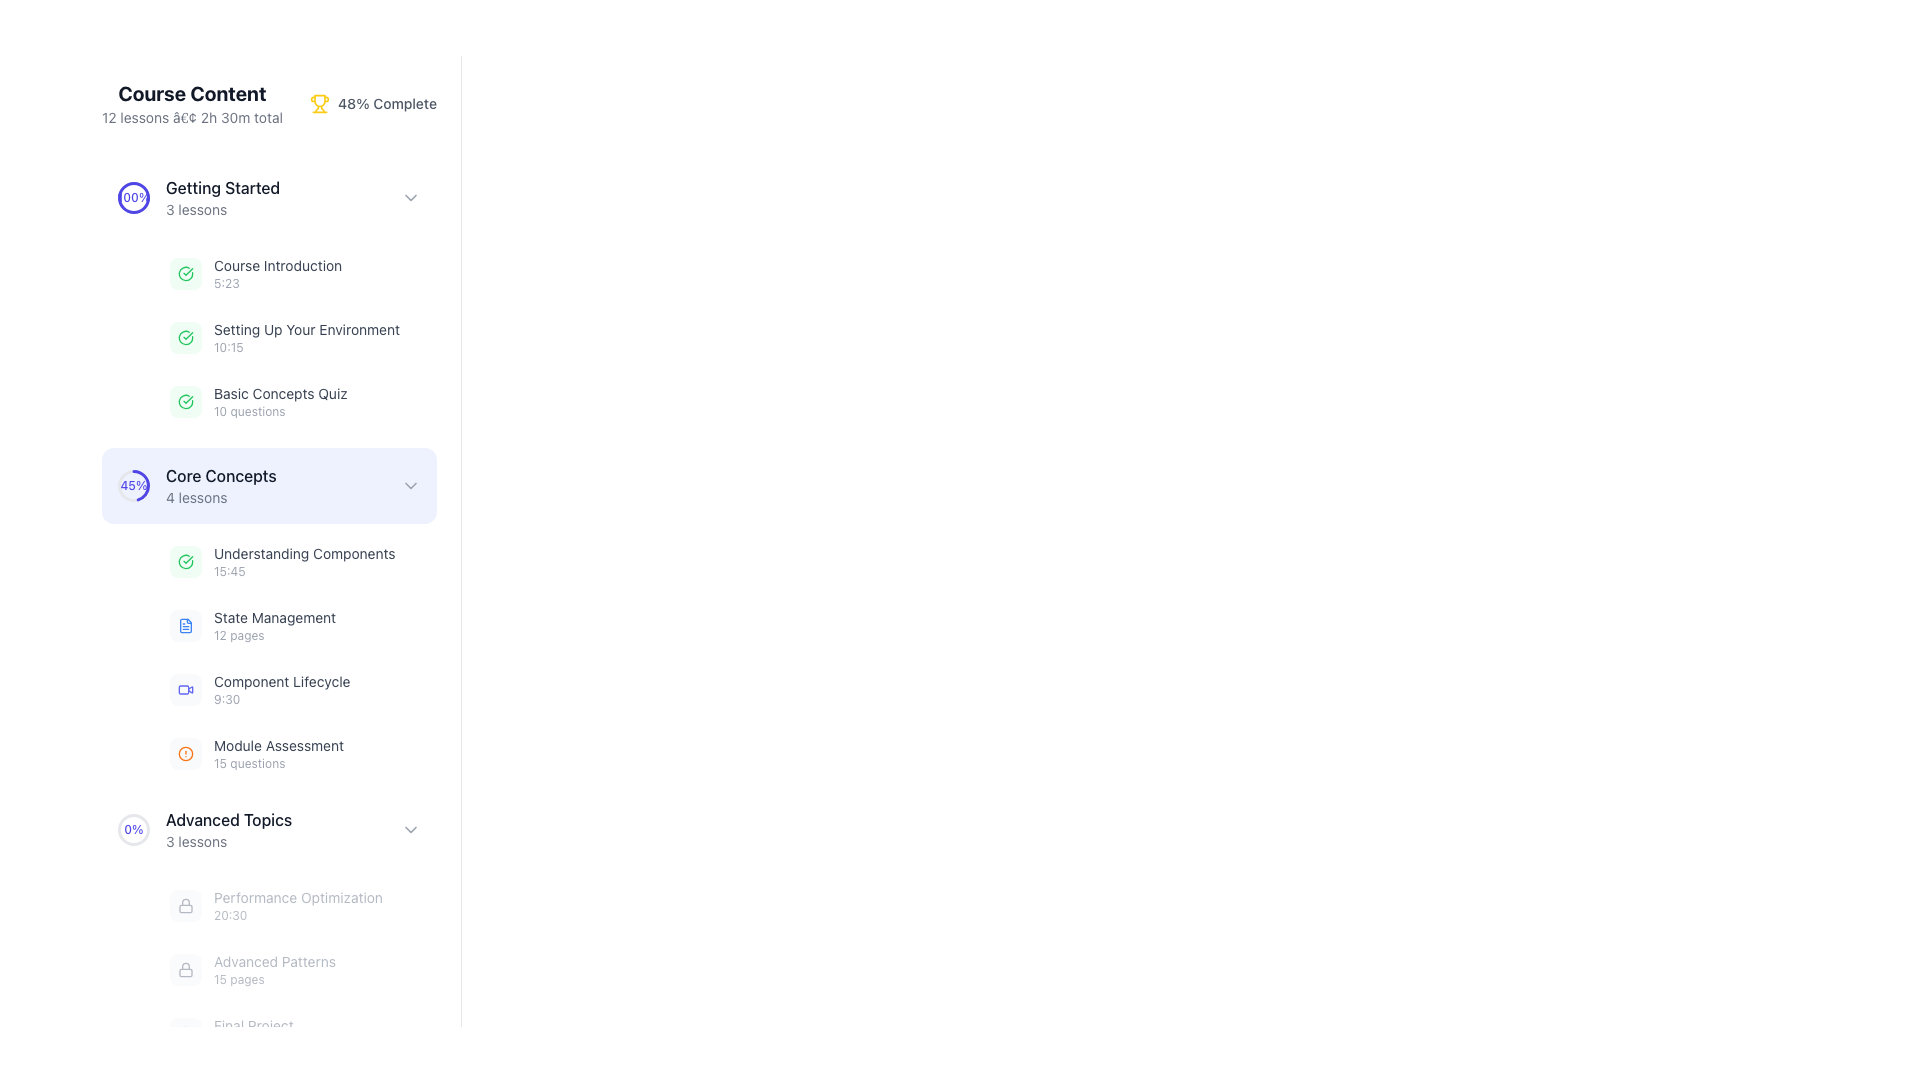  I want to click on the list item representing the lesson titled 'Understanding Components' with a green checkmark icon in the 'Core Concepts' section of the sidebar menu, so click(281, 562).